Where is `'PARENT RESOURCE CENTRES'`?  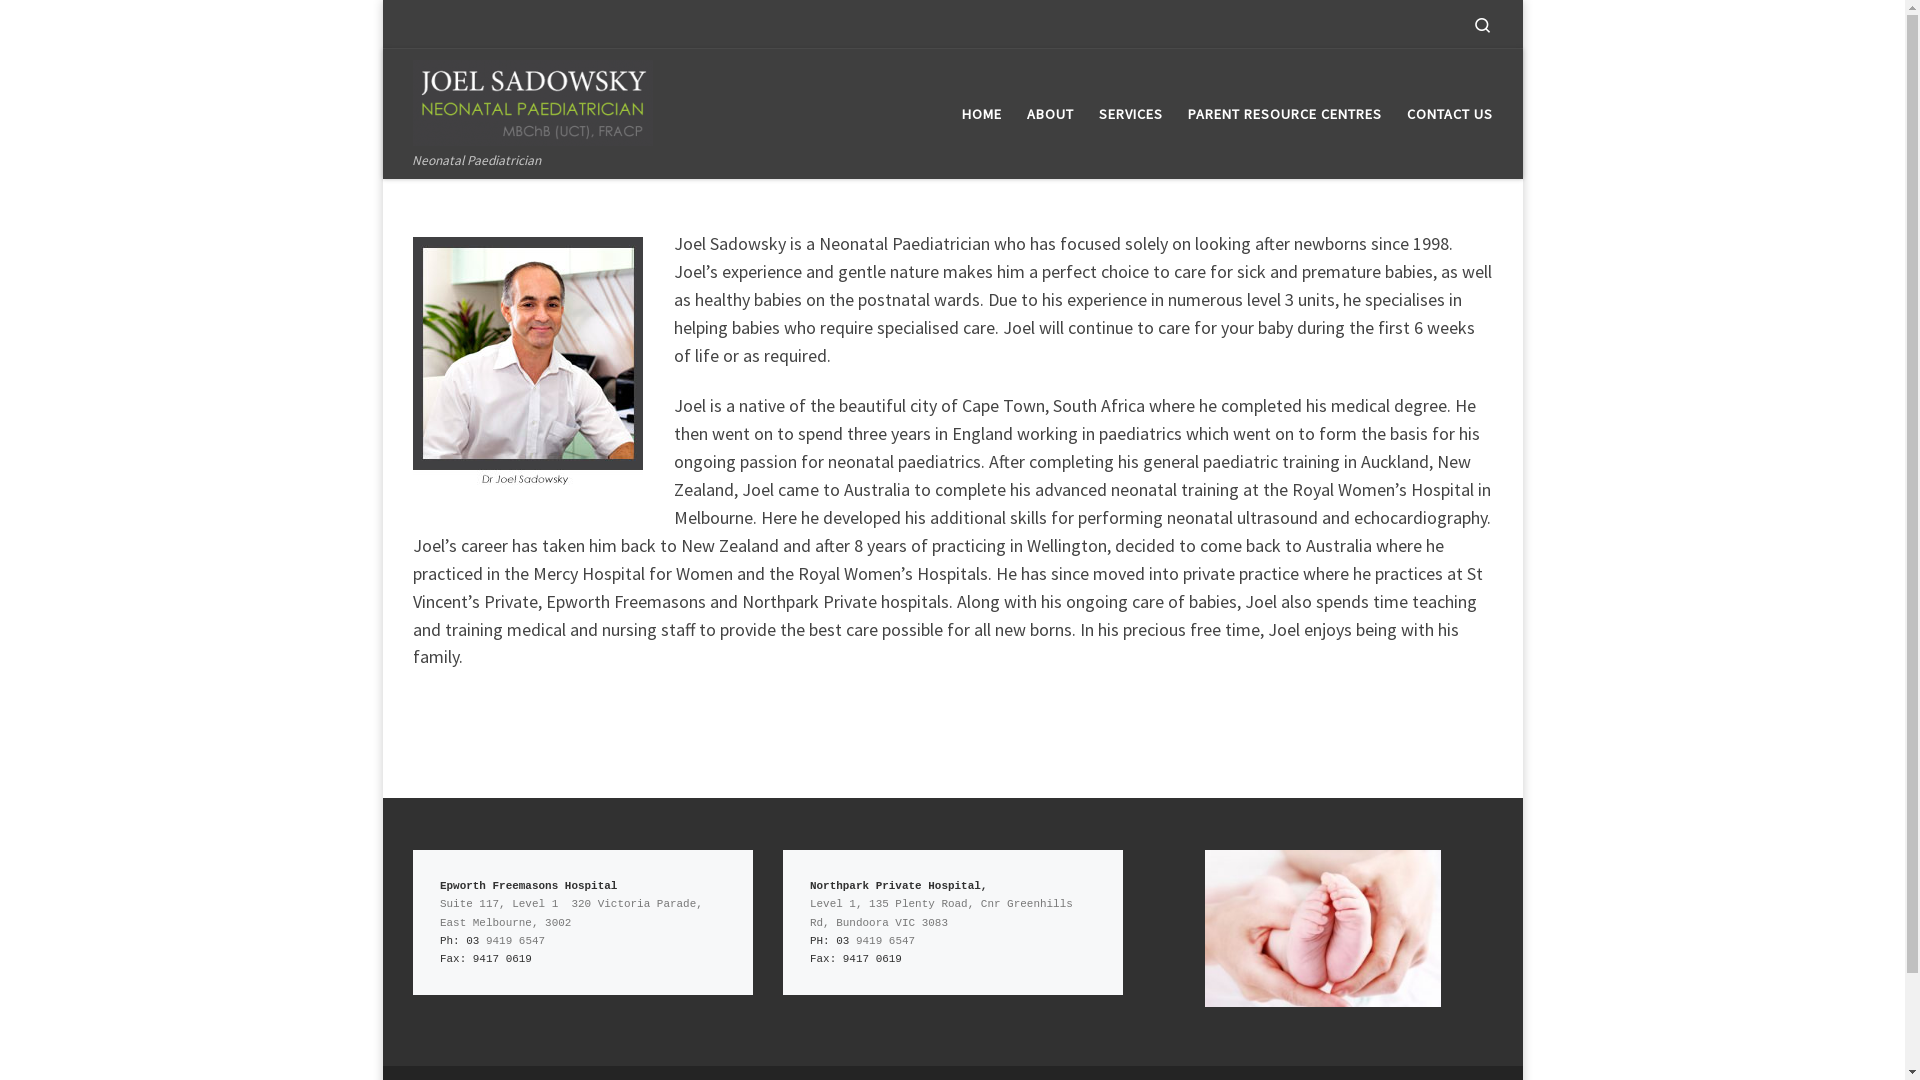 'PARENT RESOURCE CENTRES' is located at coordinates (1284, 114).